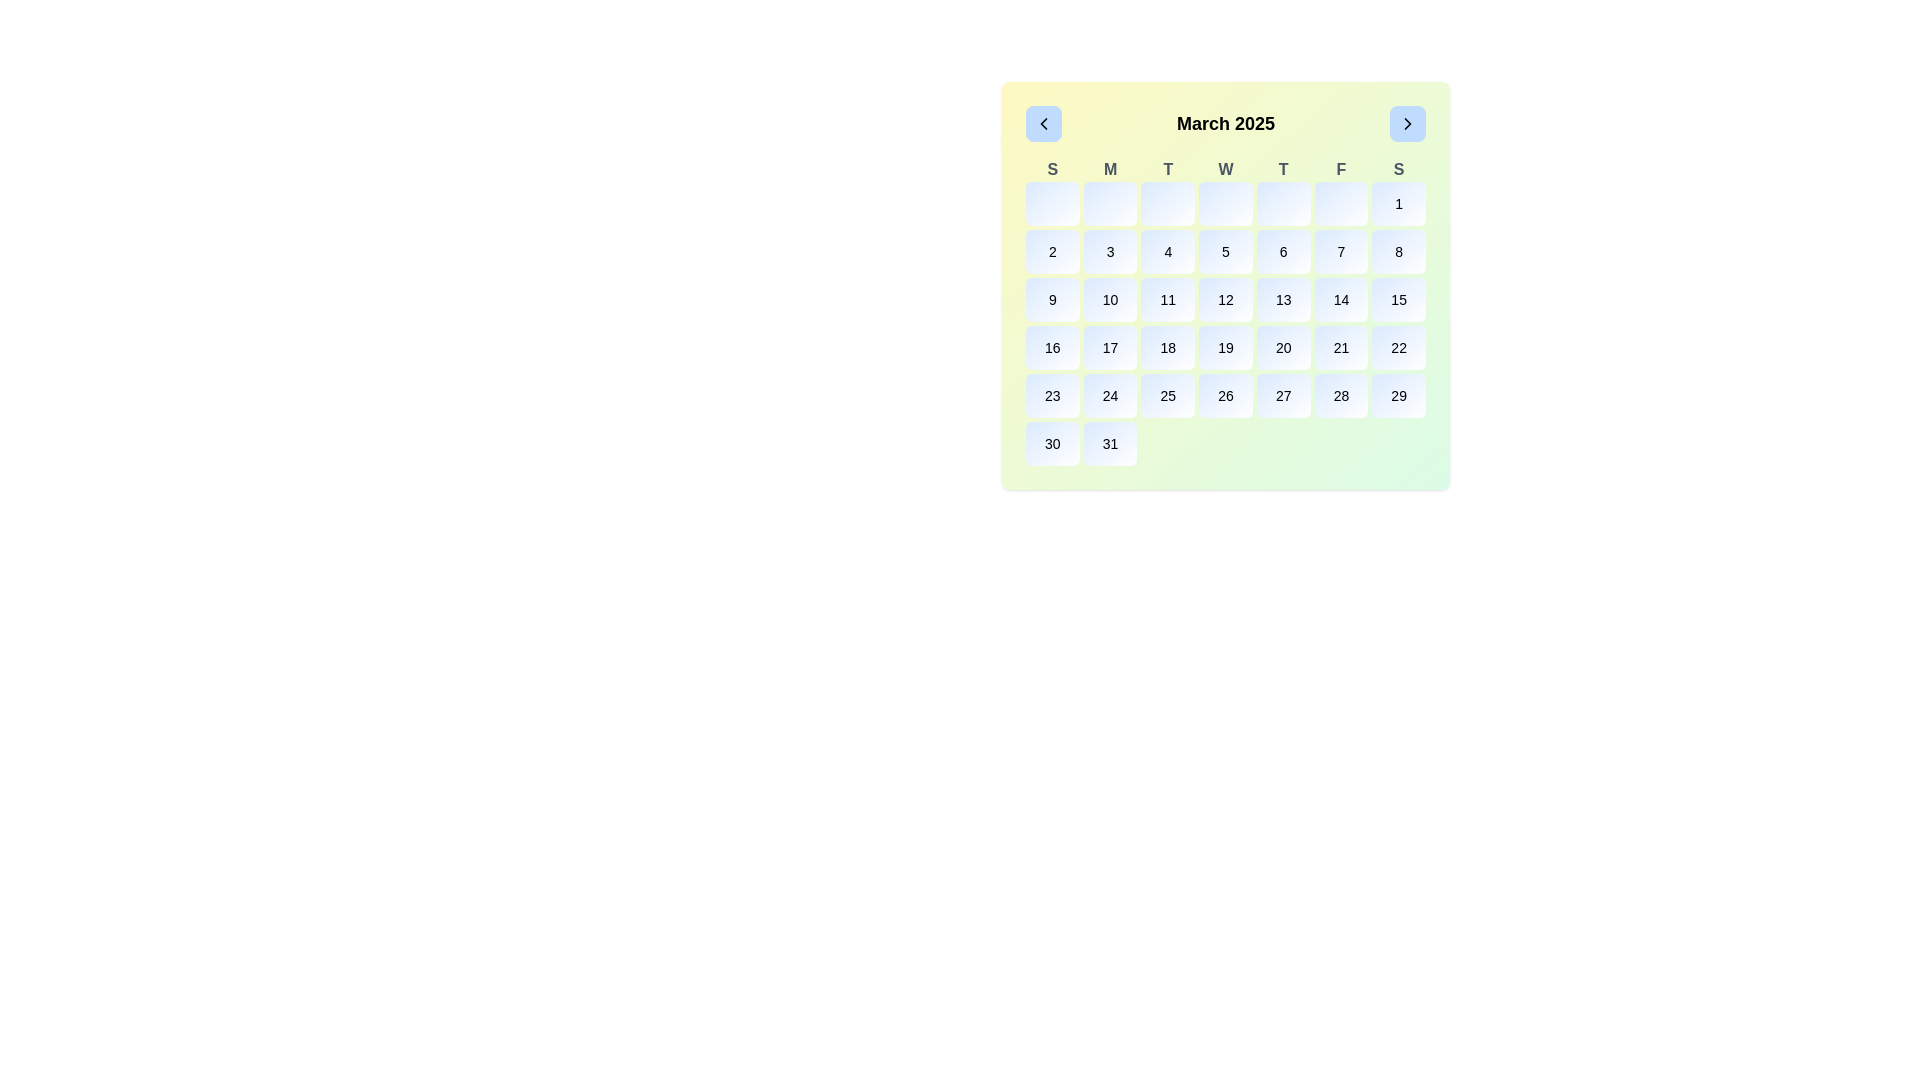 The image size is (1920, 1080). What do you see at coordinates (1341, 204) in the screenshot?
I see `the rectangular button with soft rounded corners and a gradient blue background` at bounding box center [1341, 204].